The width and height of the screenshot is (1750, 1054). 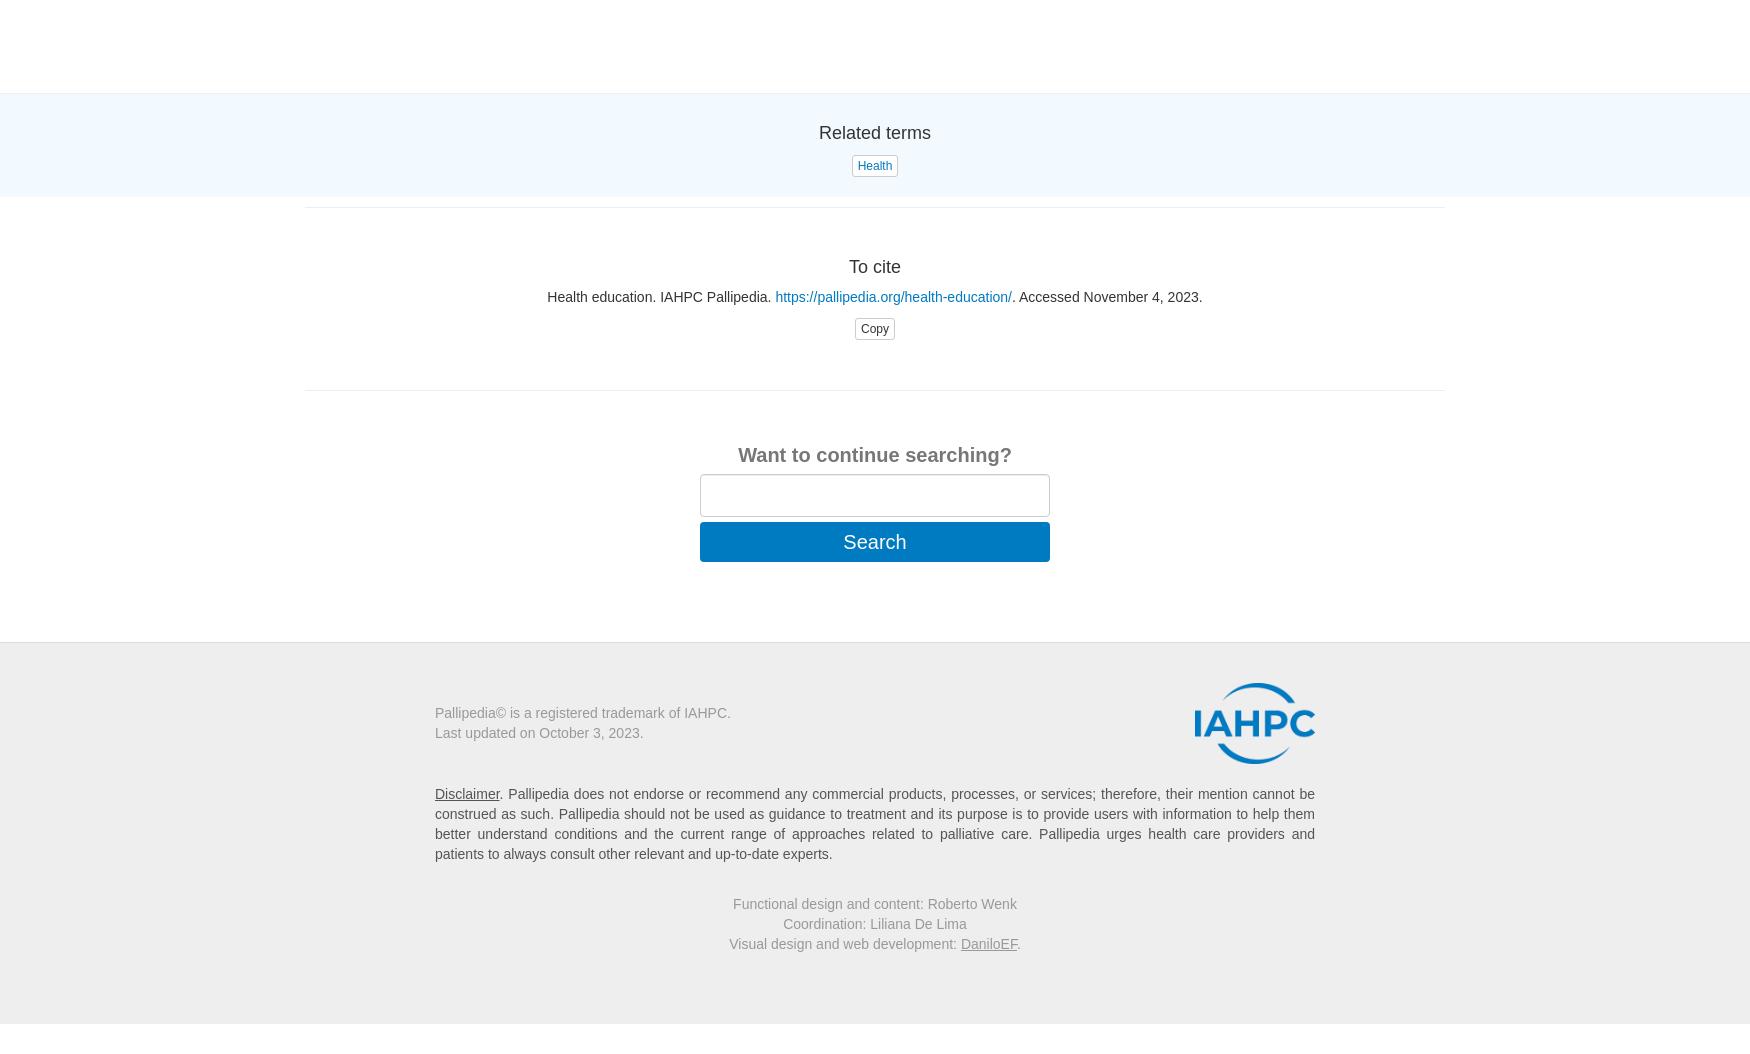 I want to click on 'Want to continue searching?', so click(x=874, y=453).